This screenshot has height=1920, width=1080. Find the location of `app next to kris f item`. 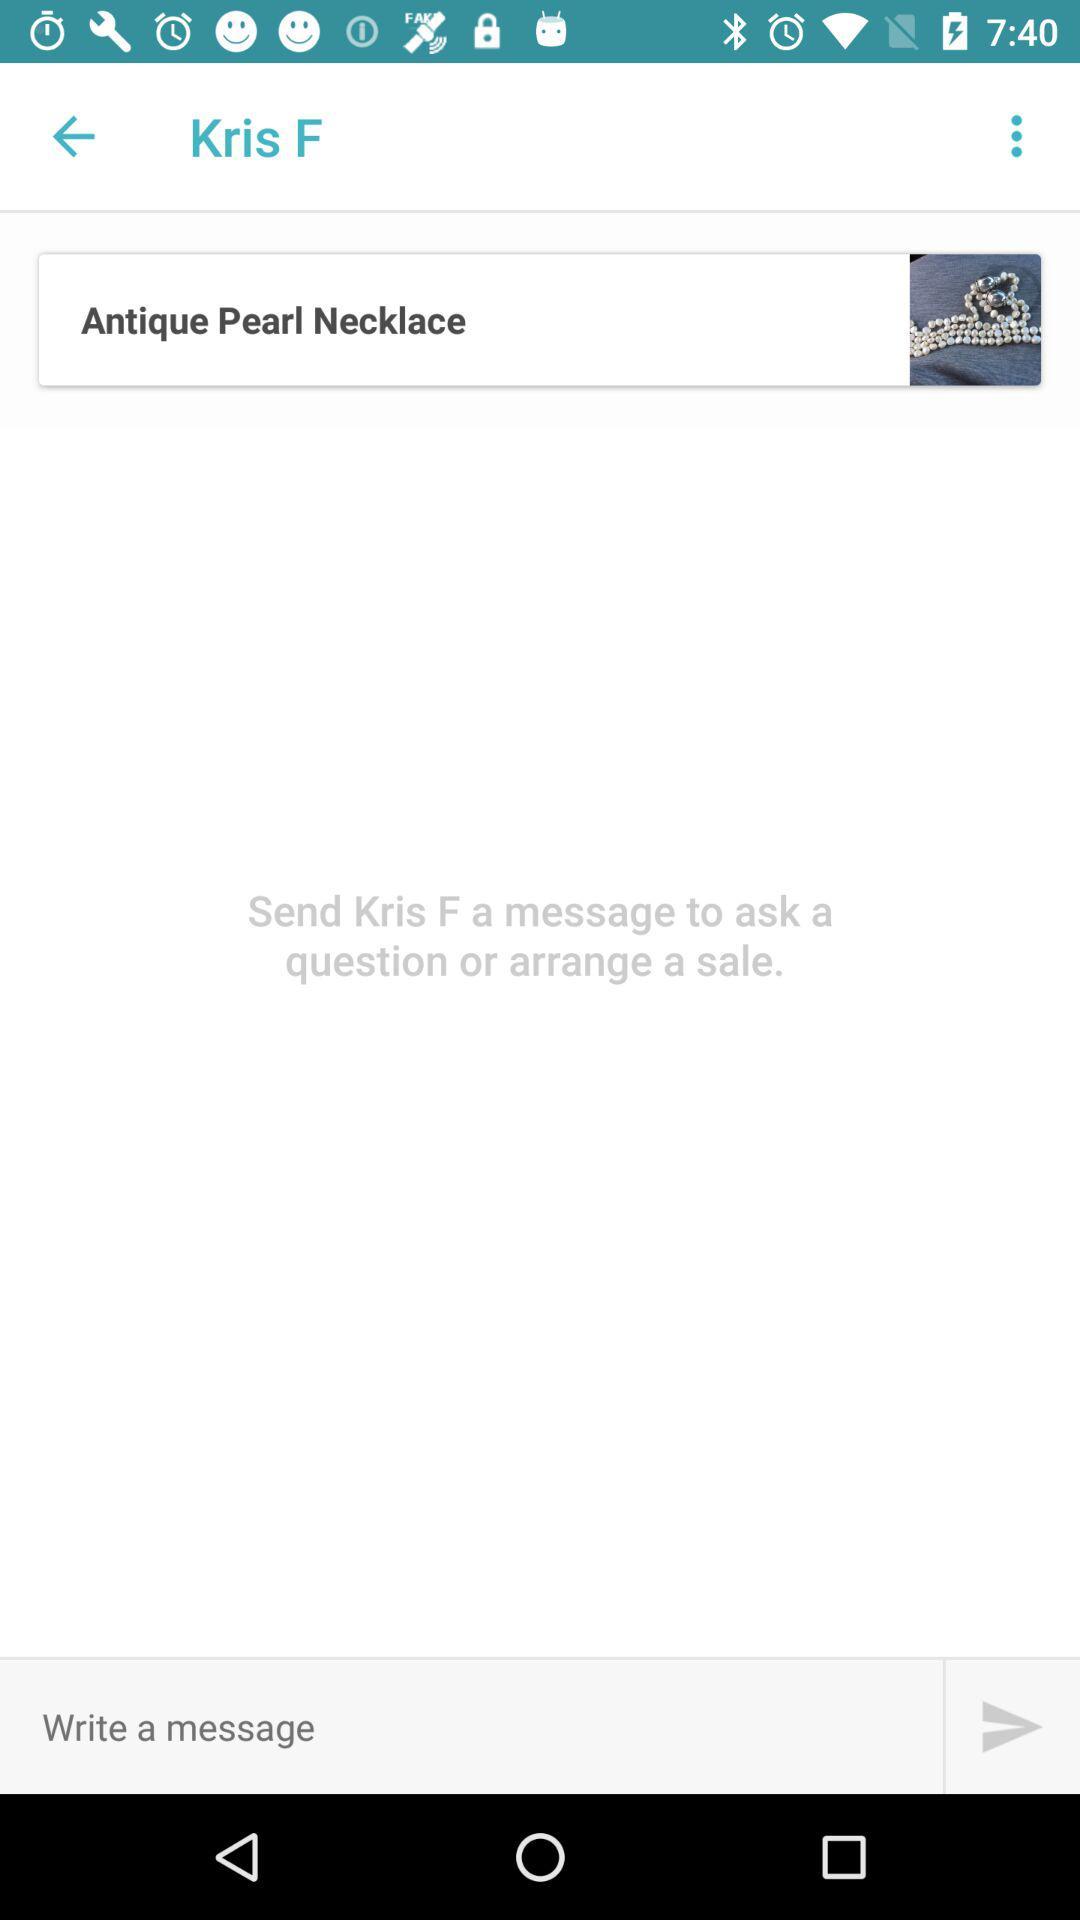

app next to kris f item is located at coordinates (1017, 135).